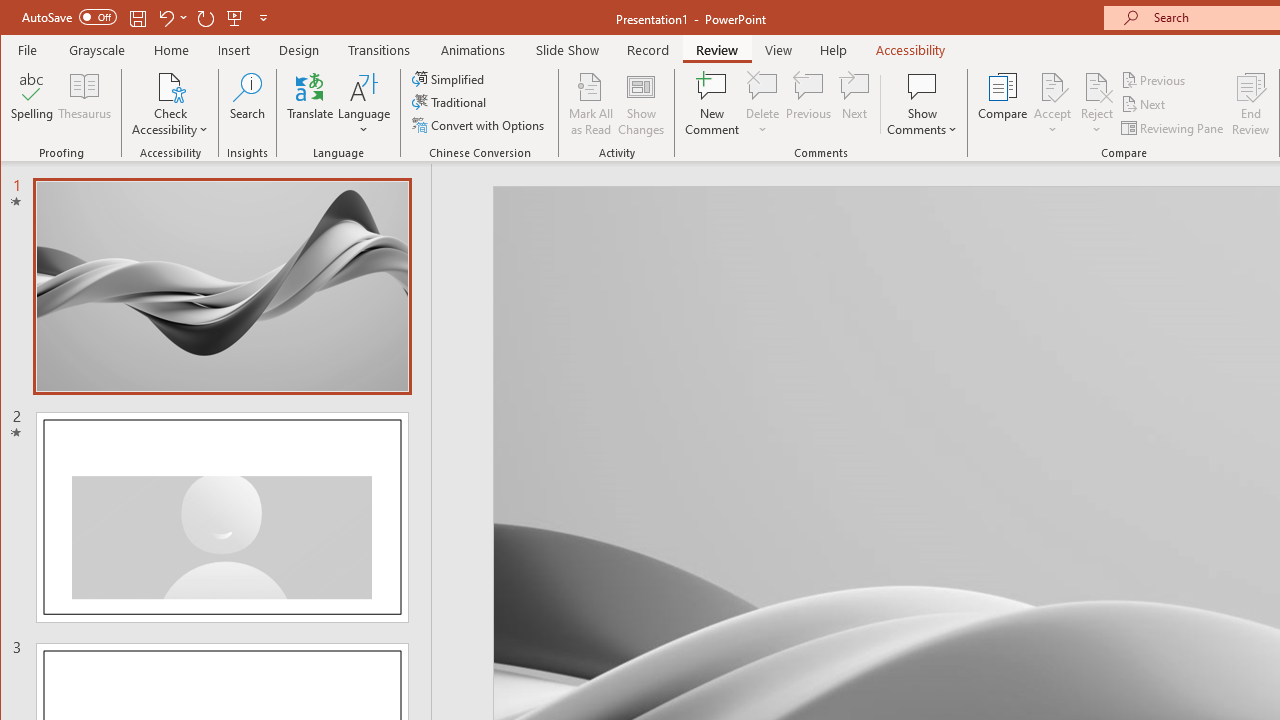  Describe the element at coordinates (450, 102) in the screenshot. I see `'Traditional'` at that location.